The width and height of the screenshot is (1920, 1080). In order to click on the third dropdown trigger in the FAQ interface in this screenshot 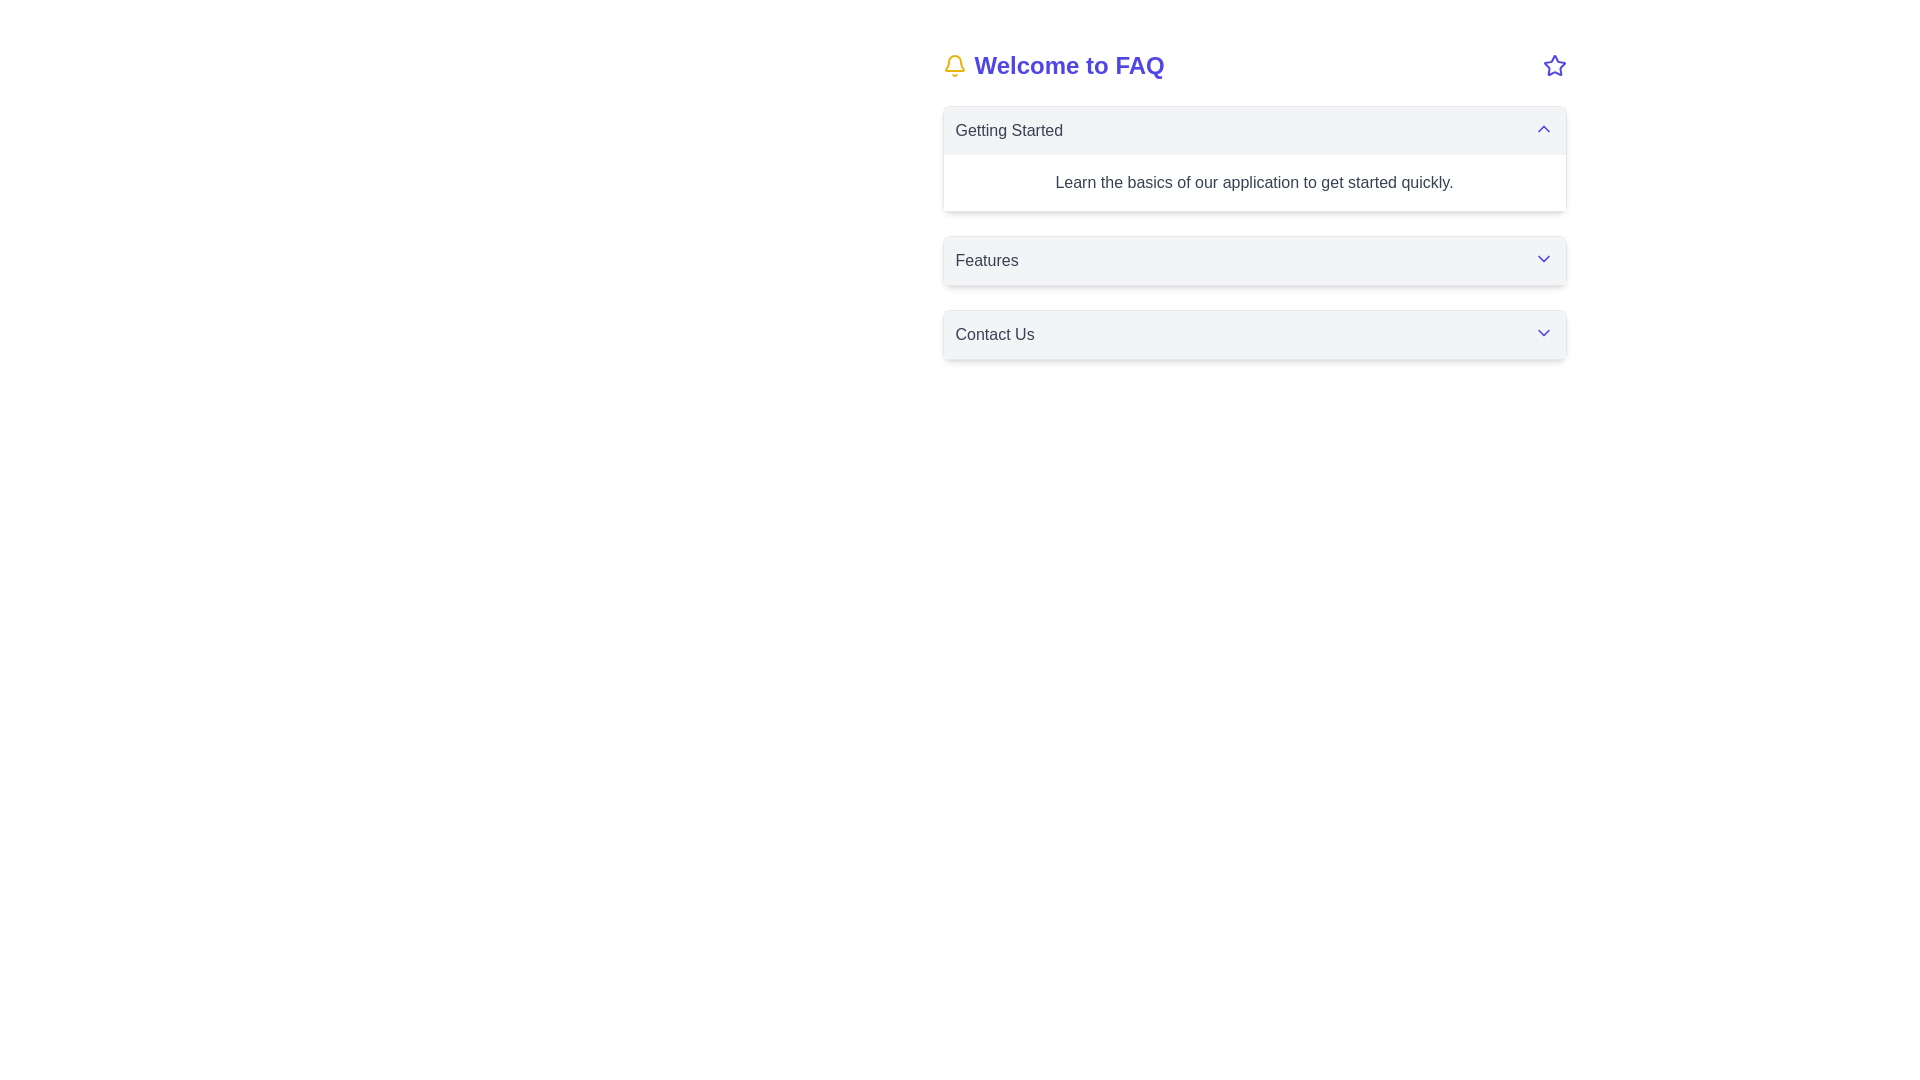, I will do `click(1253, 334)`.